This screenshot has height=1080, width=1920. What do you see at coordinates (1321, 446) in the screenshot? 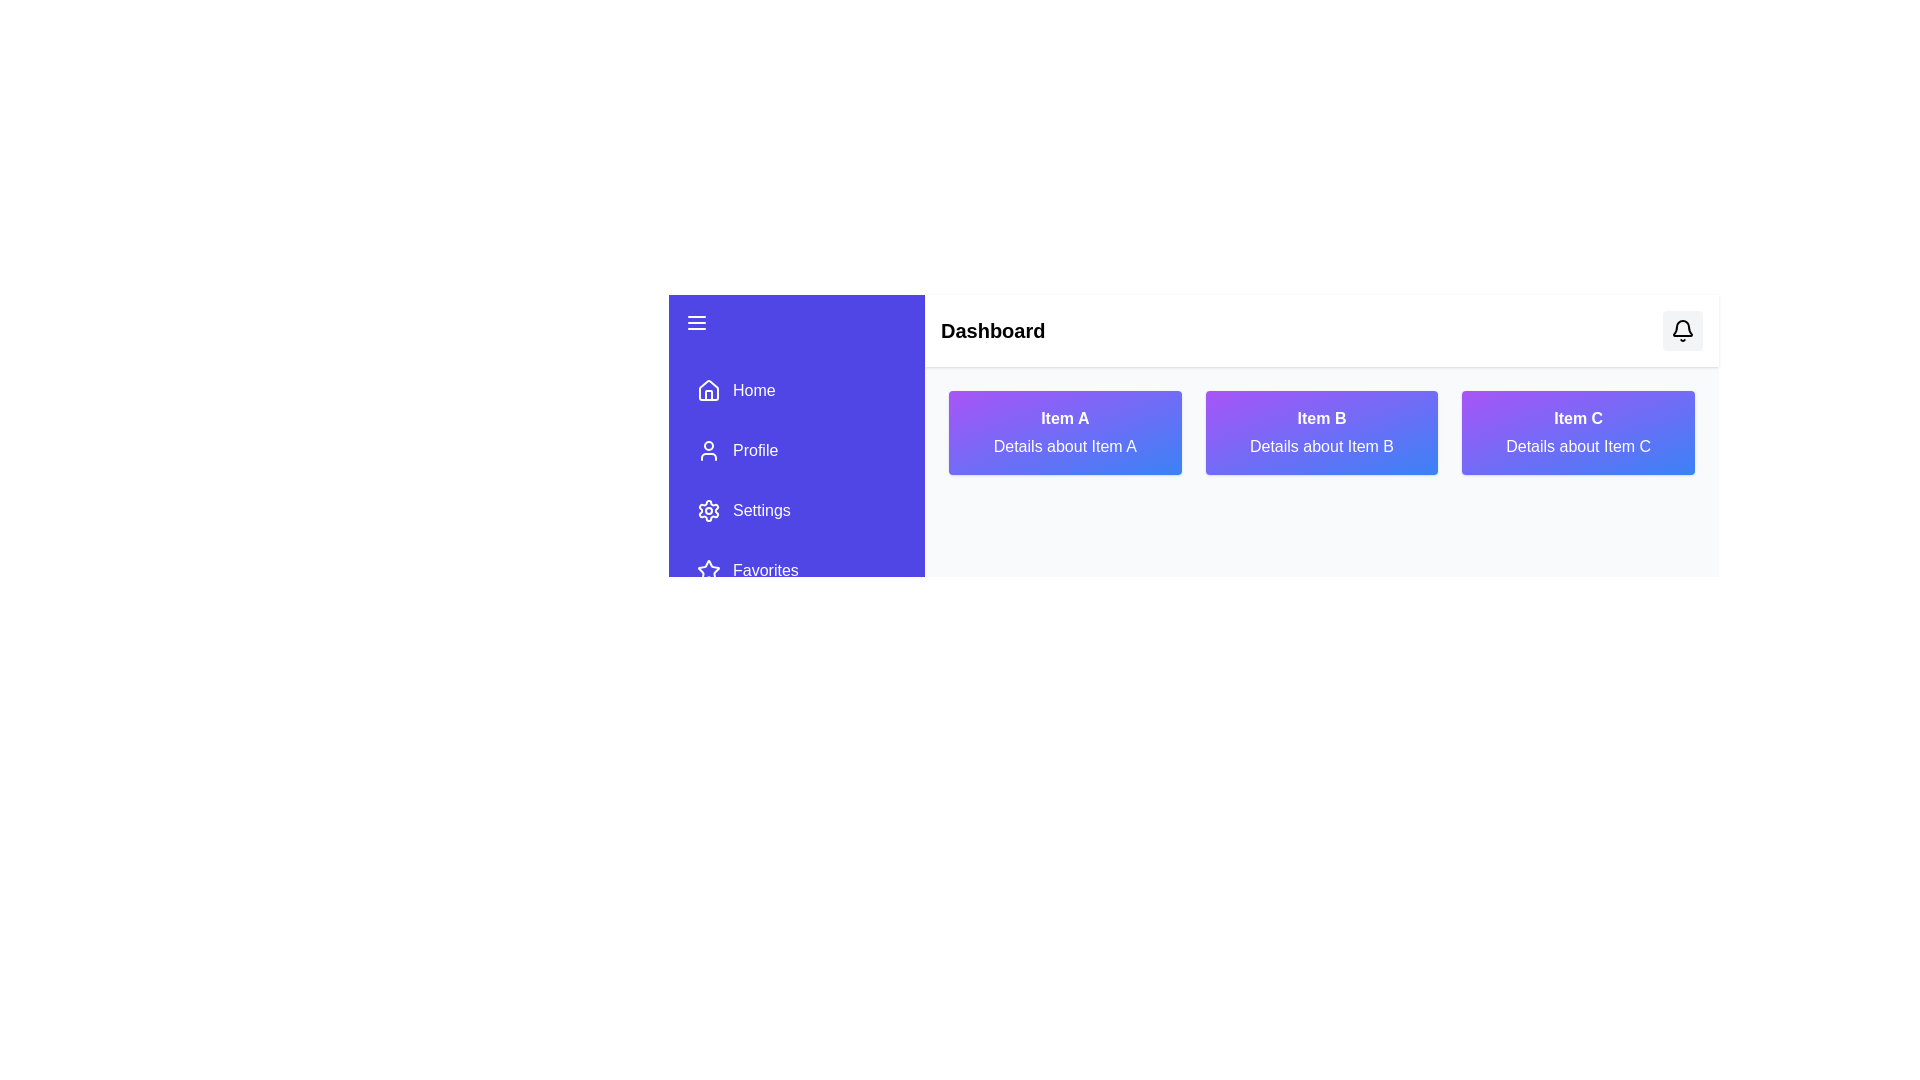
I see `the text label displaying 'Details about Item B' which is centered on a gradient purple-to-blue background, positioned below 'Item B' in the second card of a row of three similar cards` at bounding box center [1321, 446].